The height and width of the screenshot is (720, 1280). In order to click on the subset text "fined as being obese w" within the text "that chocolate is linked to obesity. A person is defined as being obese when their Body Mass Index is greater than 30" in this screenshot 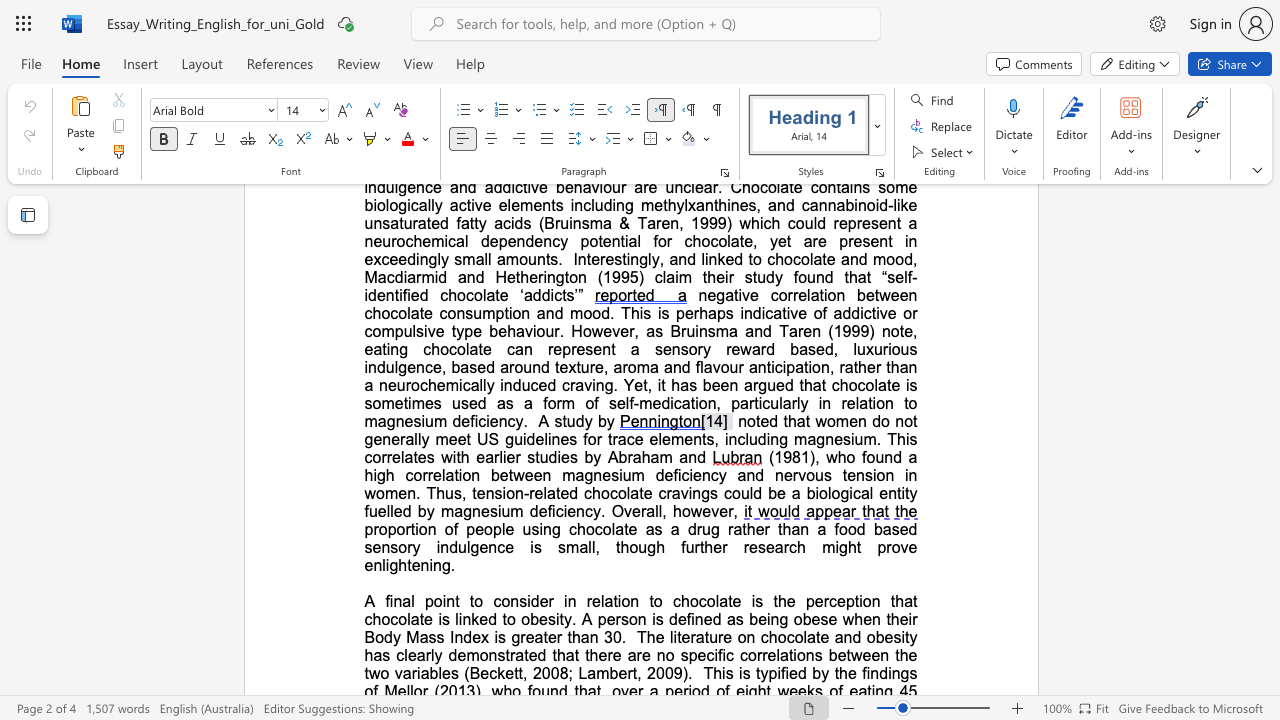, I will do `click(686, 618)`.